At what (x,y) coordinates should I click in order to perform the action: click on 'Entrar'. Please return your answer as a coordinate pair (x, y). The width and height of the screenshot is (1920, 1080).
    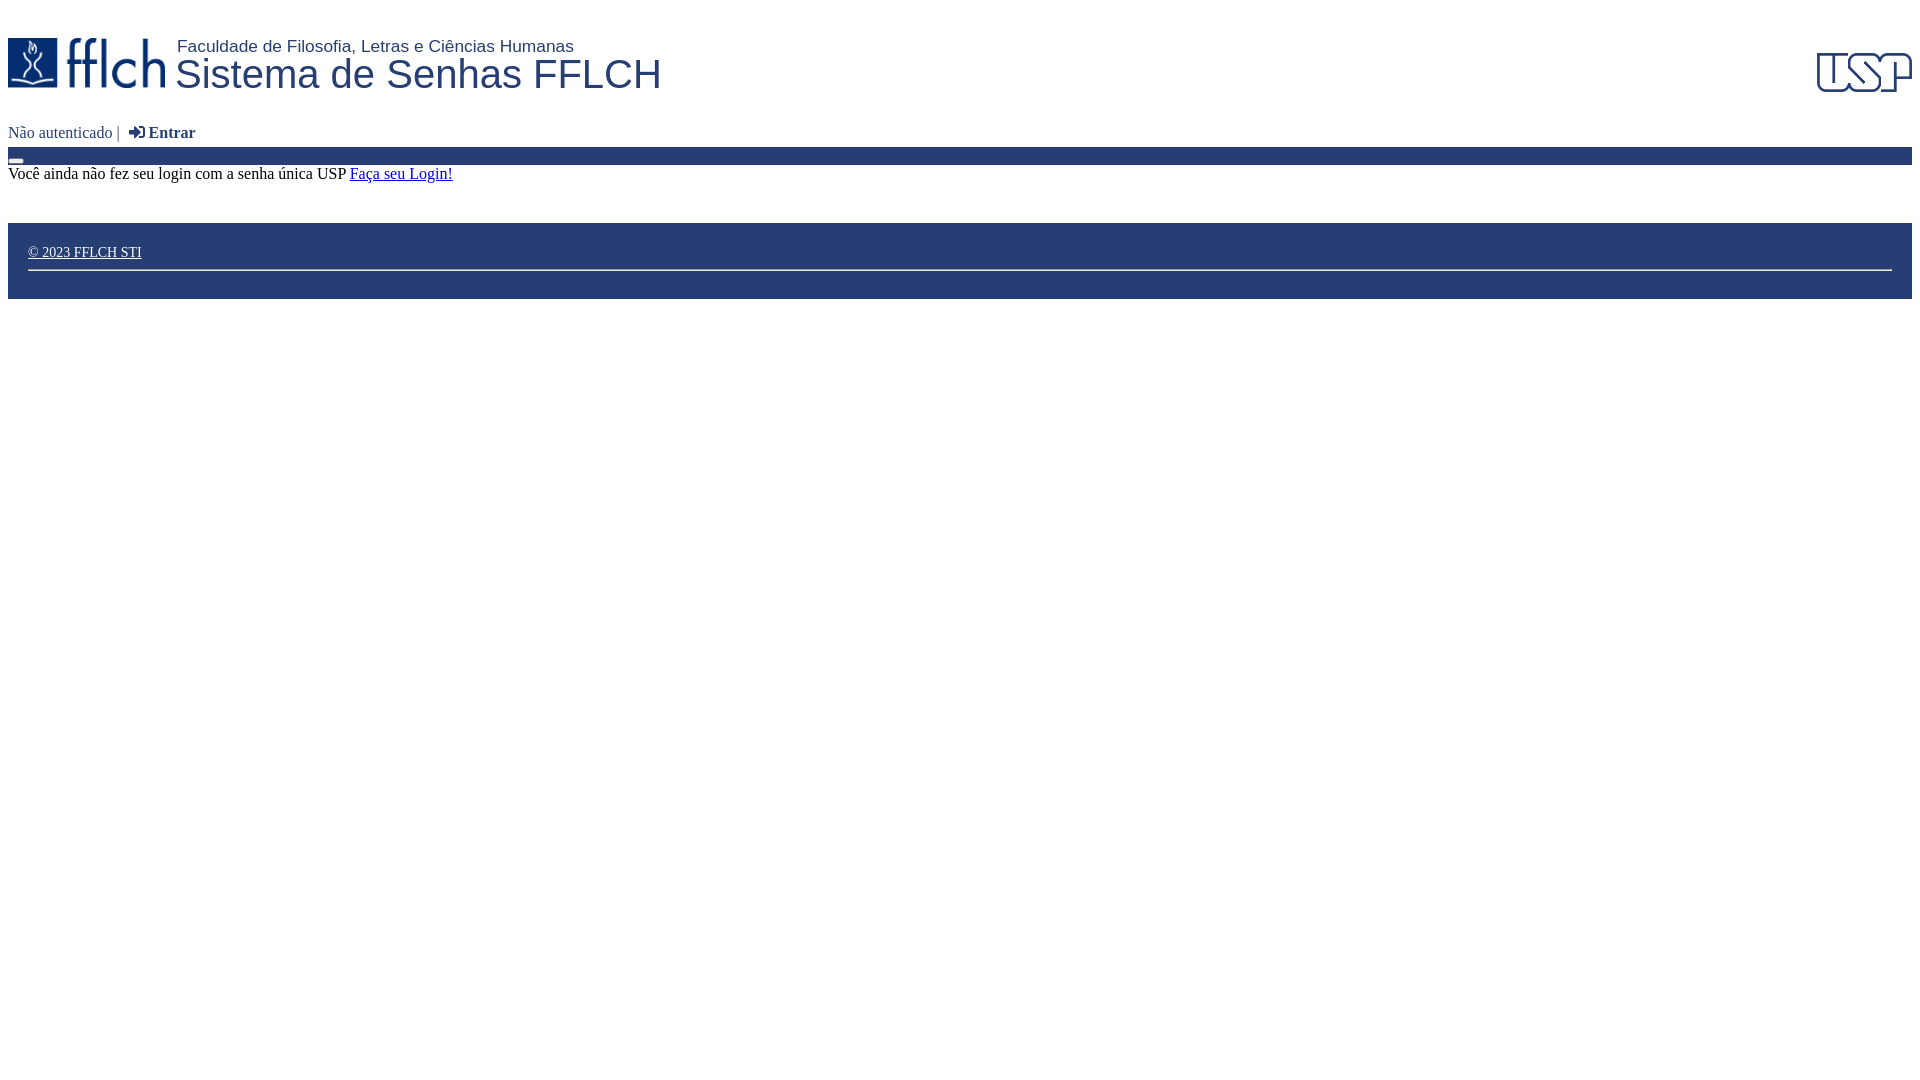
    Looking at the image, I should click on (158, 132).